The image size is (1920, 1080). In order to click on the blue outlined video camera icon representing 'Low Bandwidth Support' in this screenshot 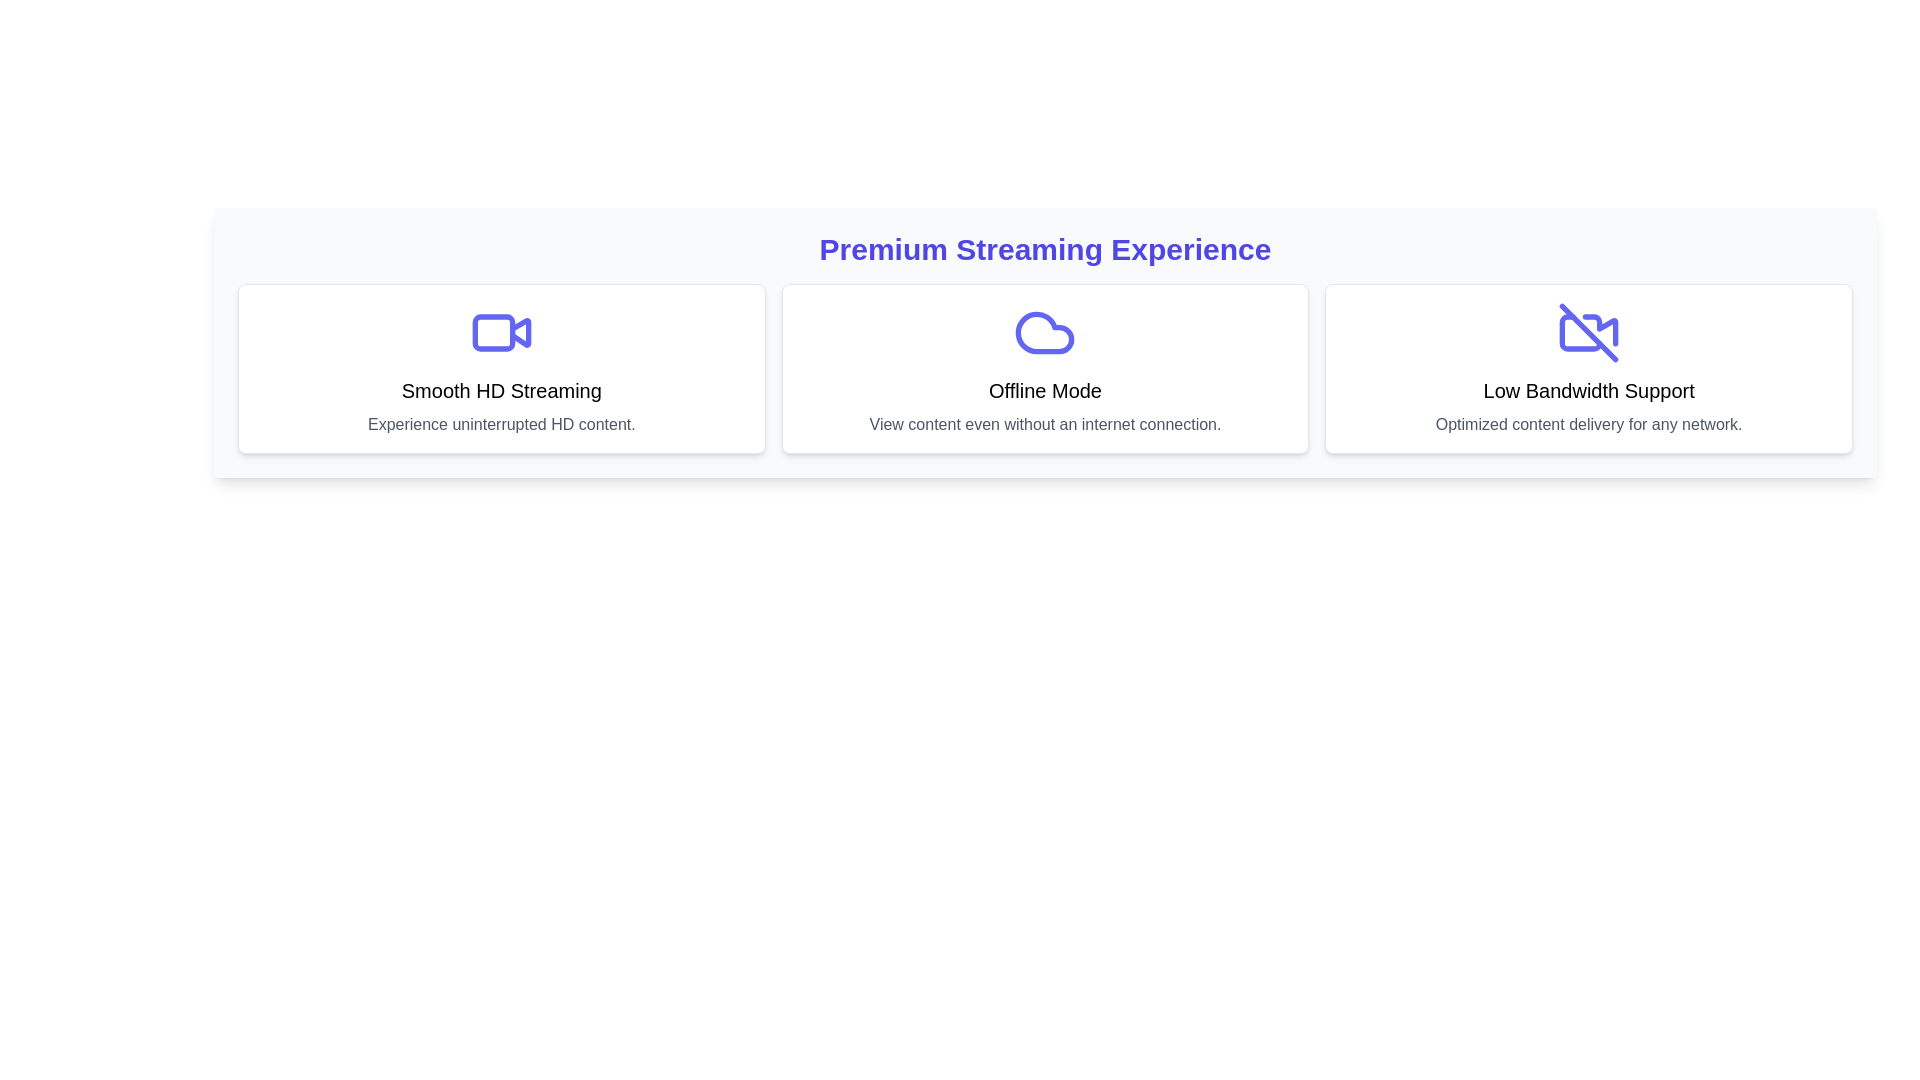, I will do `click(1587, 331)`.